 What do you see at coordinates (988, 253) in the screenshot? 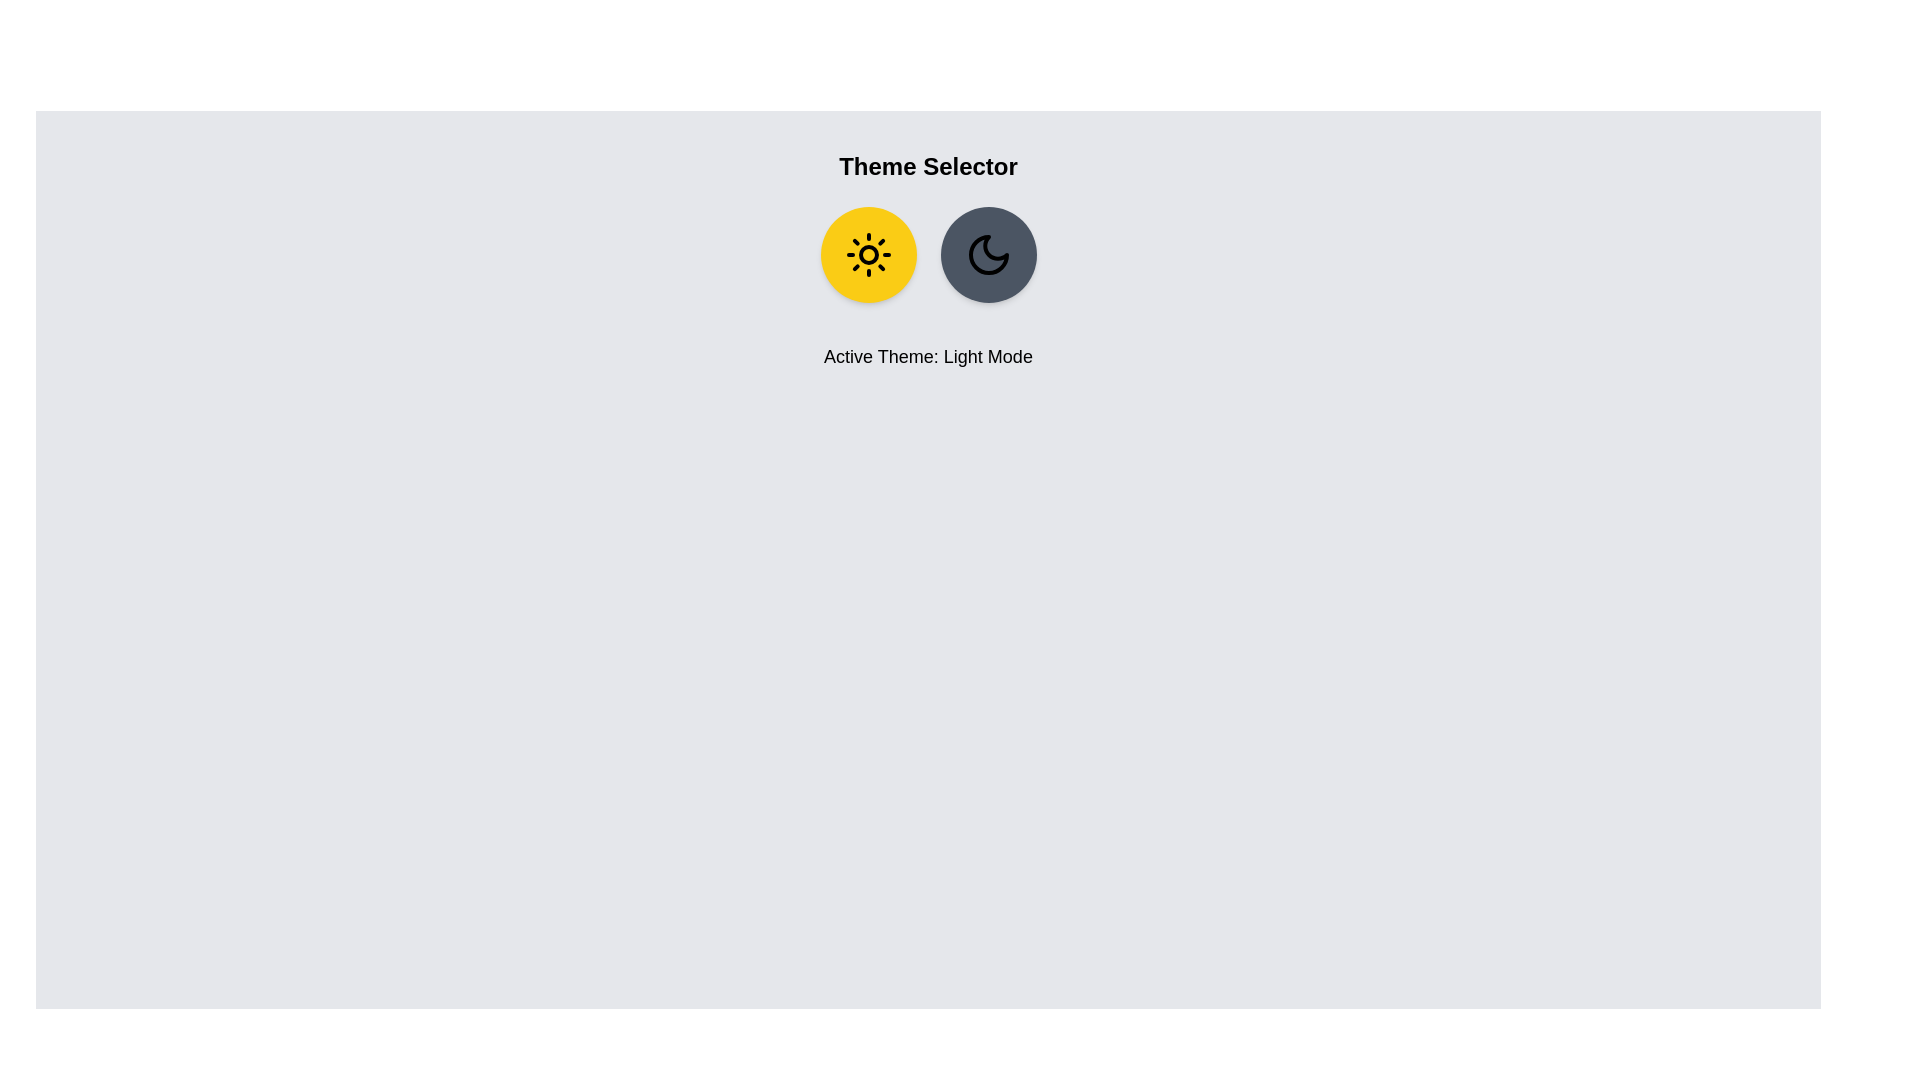
I see `the theme toggle button to switch to dark` at bounding box center [988, 253].